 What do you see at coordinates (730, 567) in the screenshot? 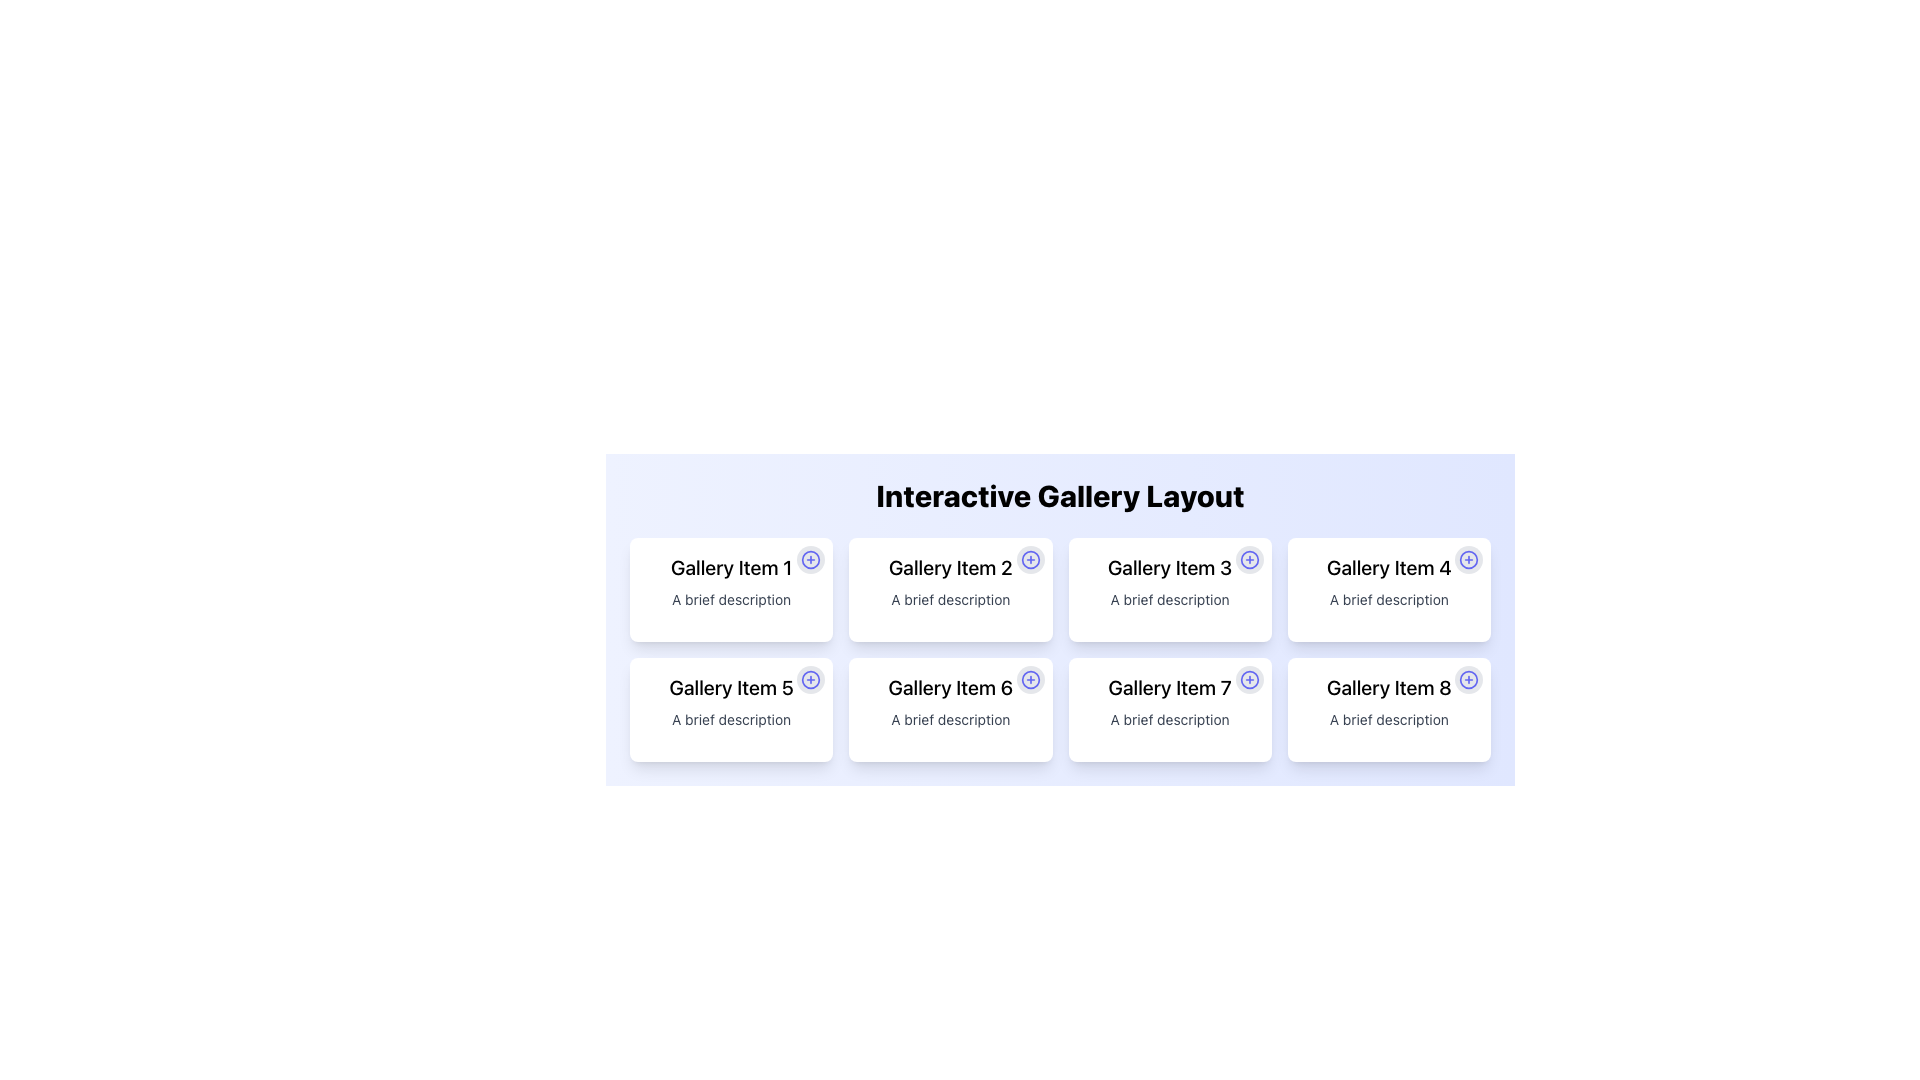
I see `the text label 'Gallery Item 1', which is prominently styled in a large, bold, black font and located at the top of the top-left card in a grid layout` at bounding box center [730, 567].